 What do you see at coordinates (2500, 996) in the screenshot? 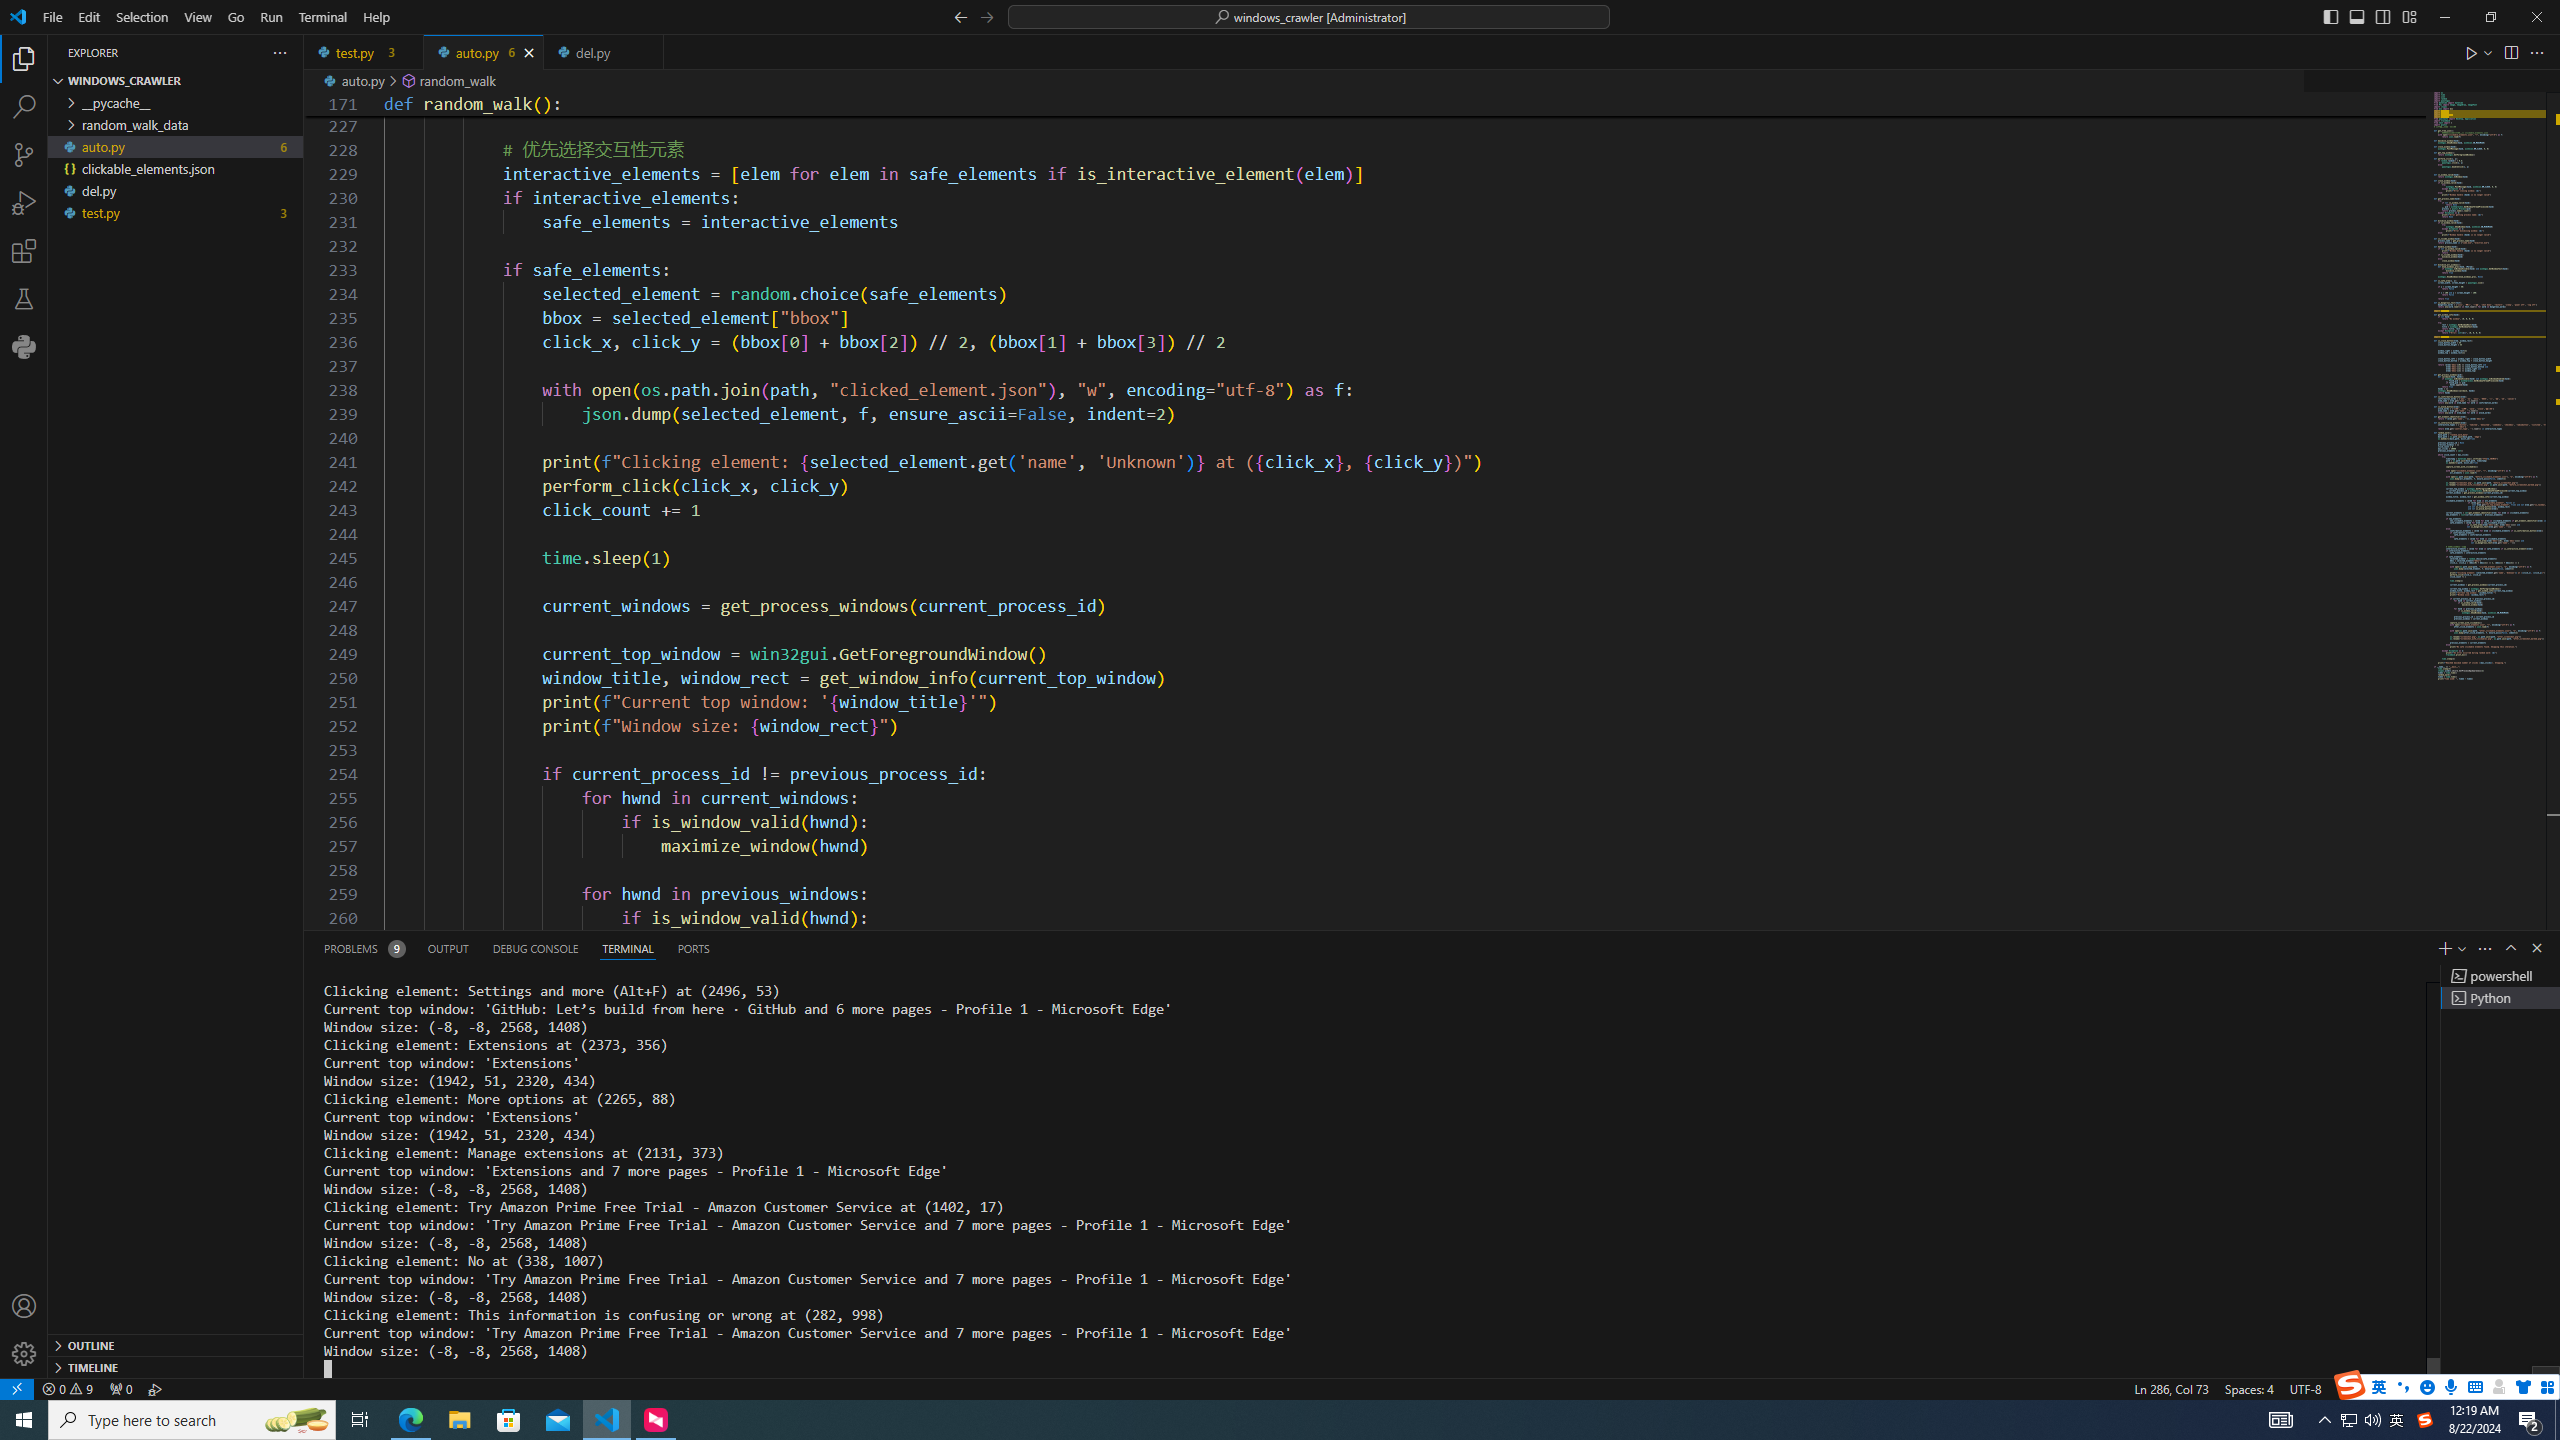
I see `'Terminal 5 Python'` at bounding box center [2500, 996].